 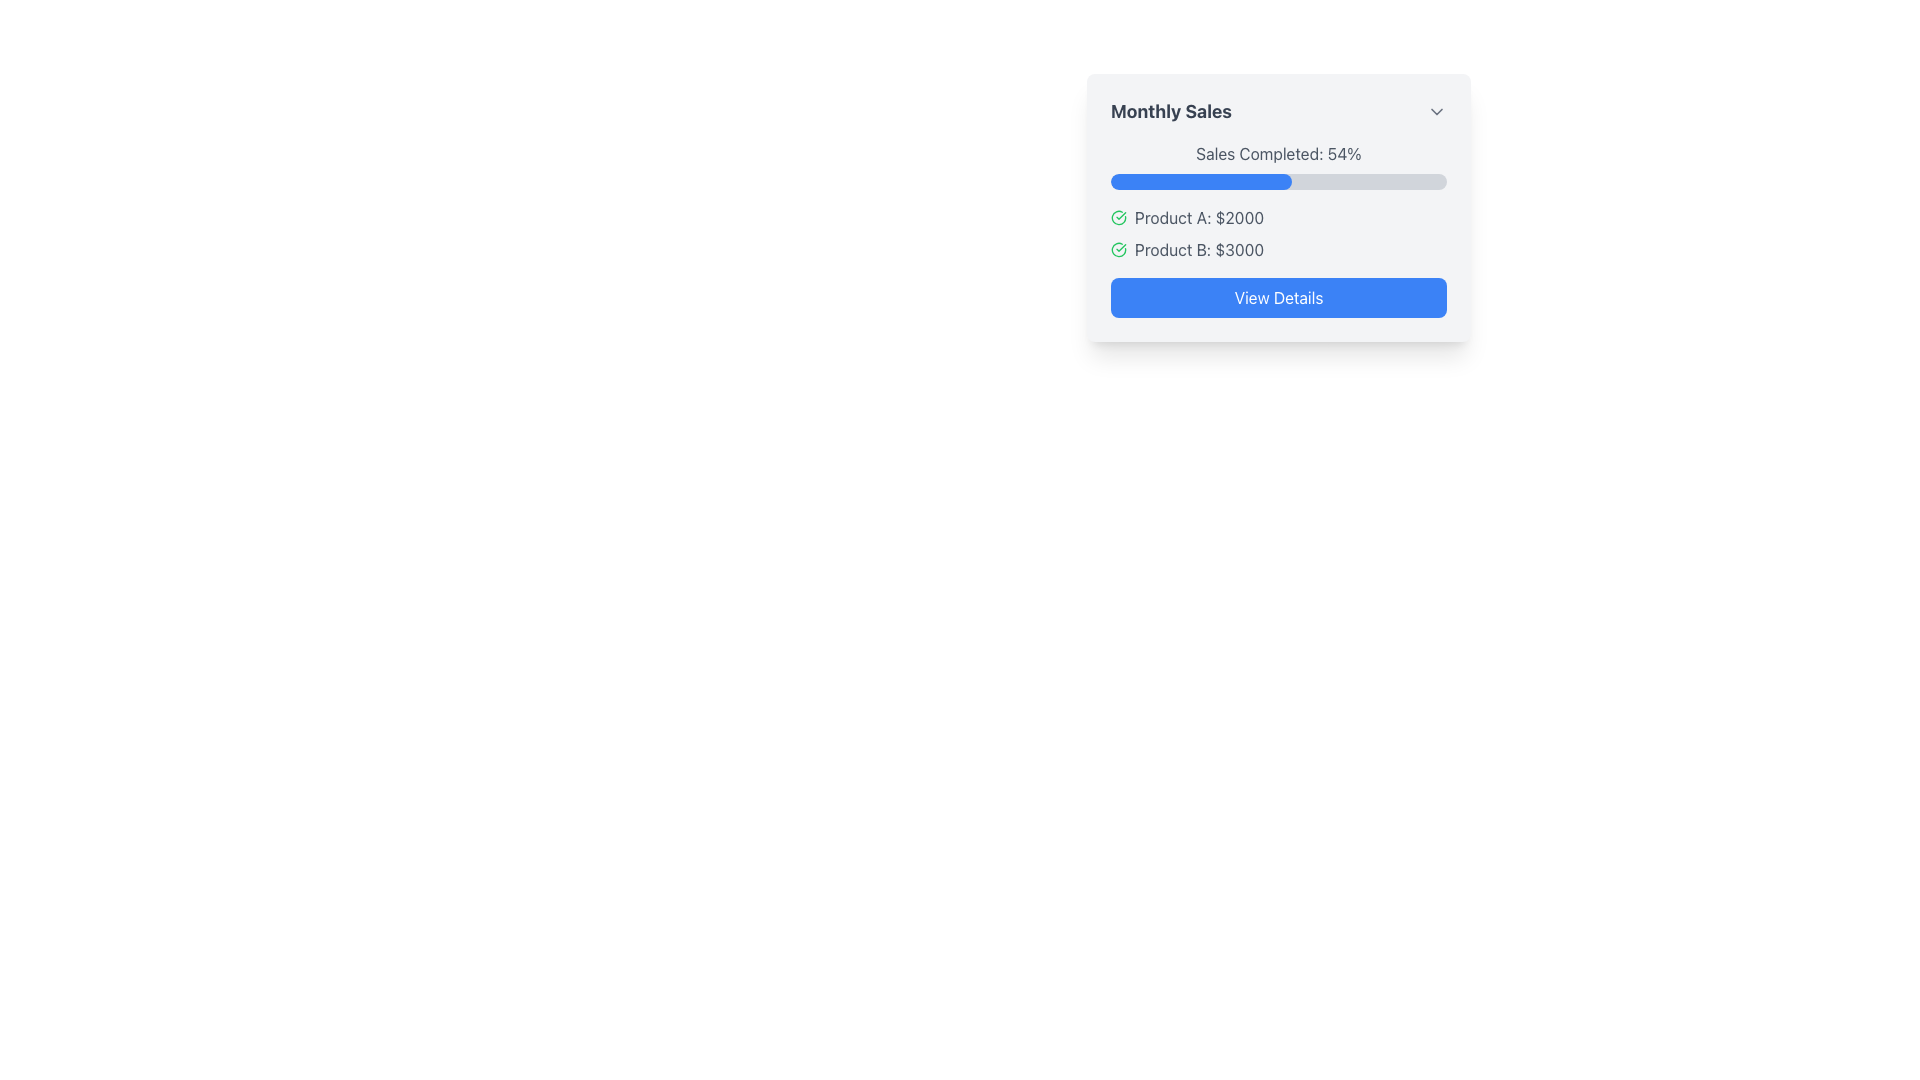 What do you see at coordinates (1200, 181) in the screenshot?
I see `the blue progress bar segment indicating 54% completion, which is visually aligned with the text 'Sales Completed: 54%'` at bounding box center [1200, 181].